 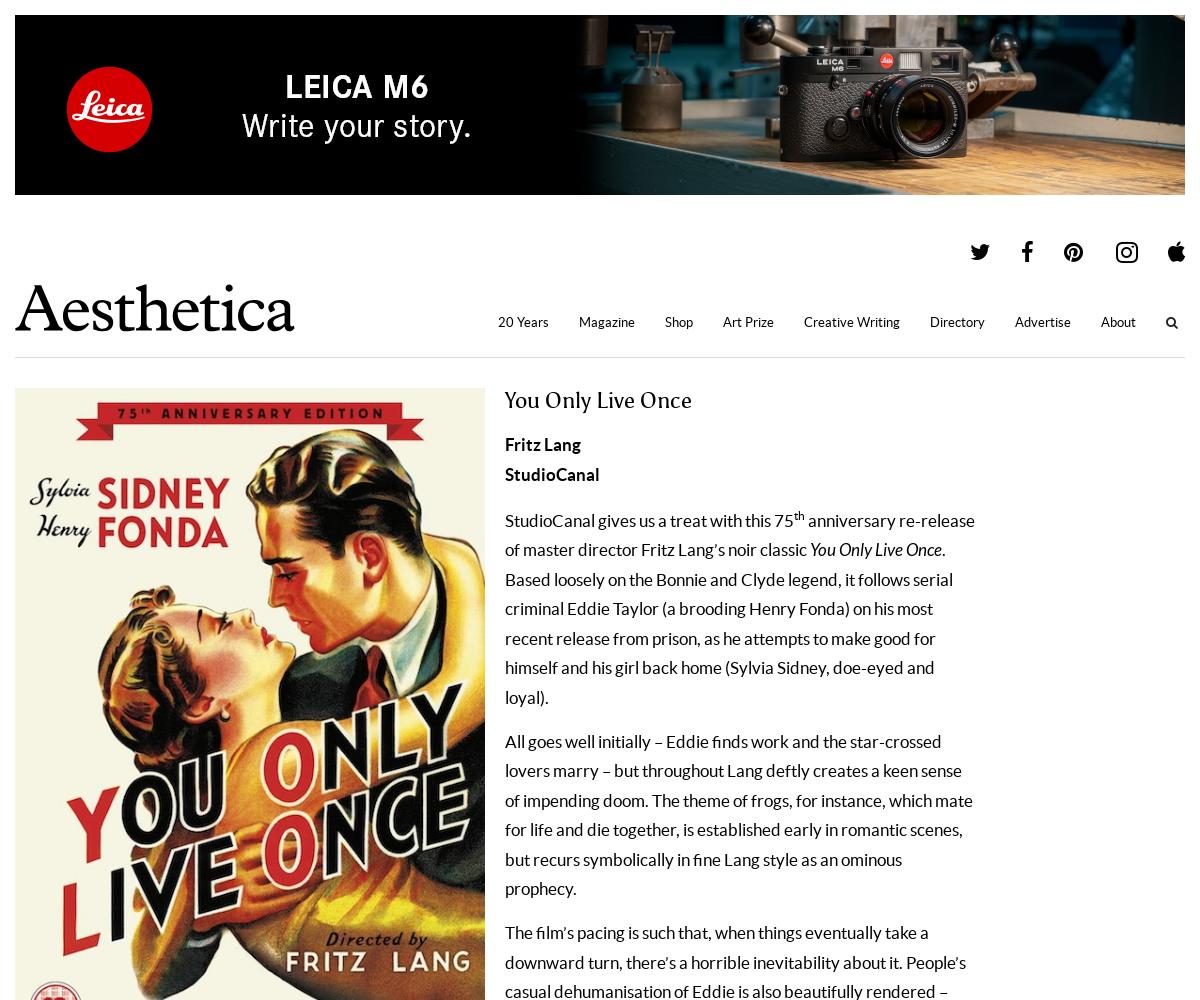 I want to click on '. Based loosely on the Bonnie and Clyde legend, it follows serial criminal Eddie Taylor (a brooding Henry Fonda) on his most recent release from prison, as he attempts to make good for himself and his girl back home (Sylvia Sidney, doe-eyed and loyal).', so click(x=729, y=622).